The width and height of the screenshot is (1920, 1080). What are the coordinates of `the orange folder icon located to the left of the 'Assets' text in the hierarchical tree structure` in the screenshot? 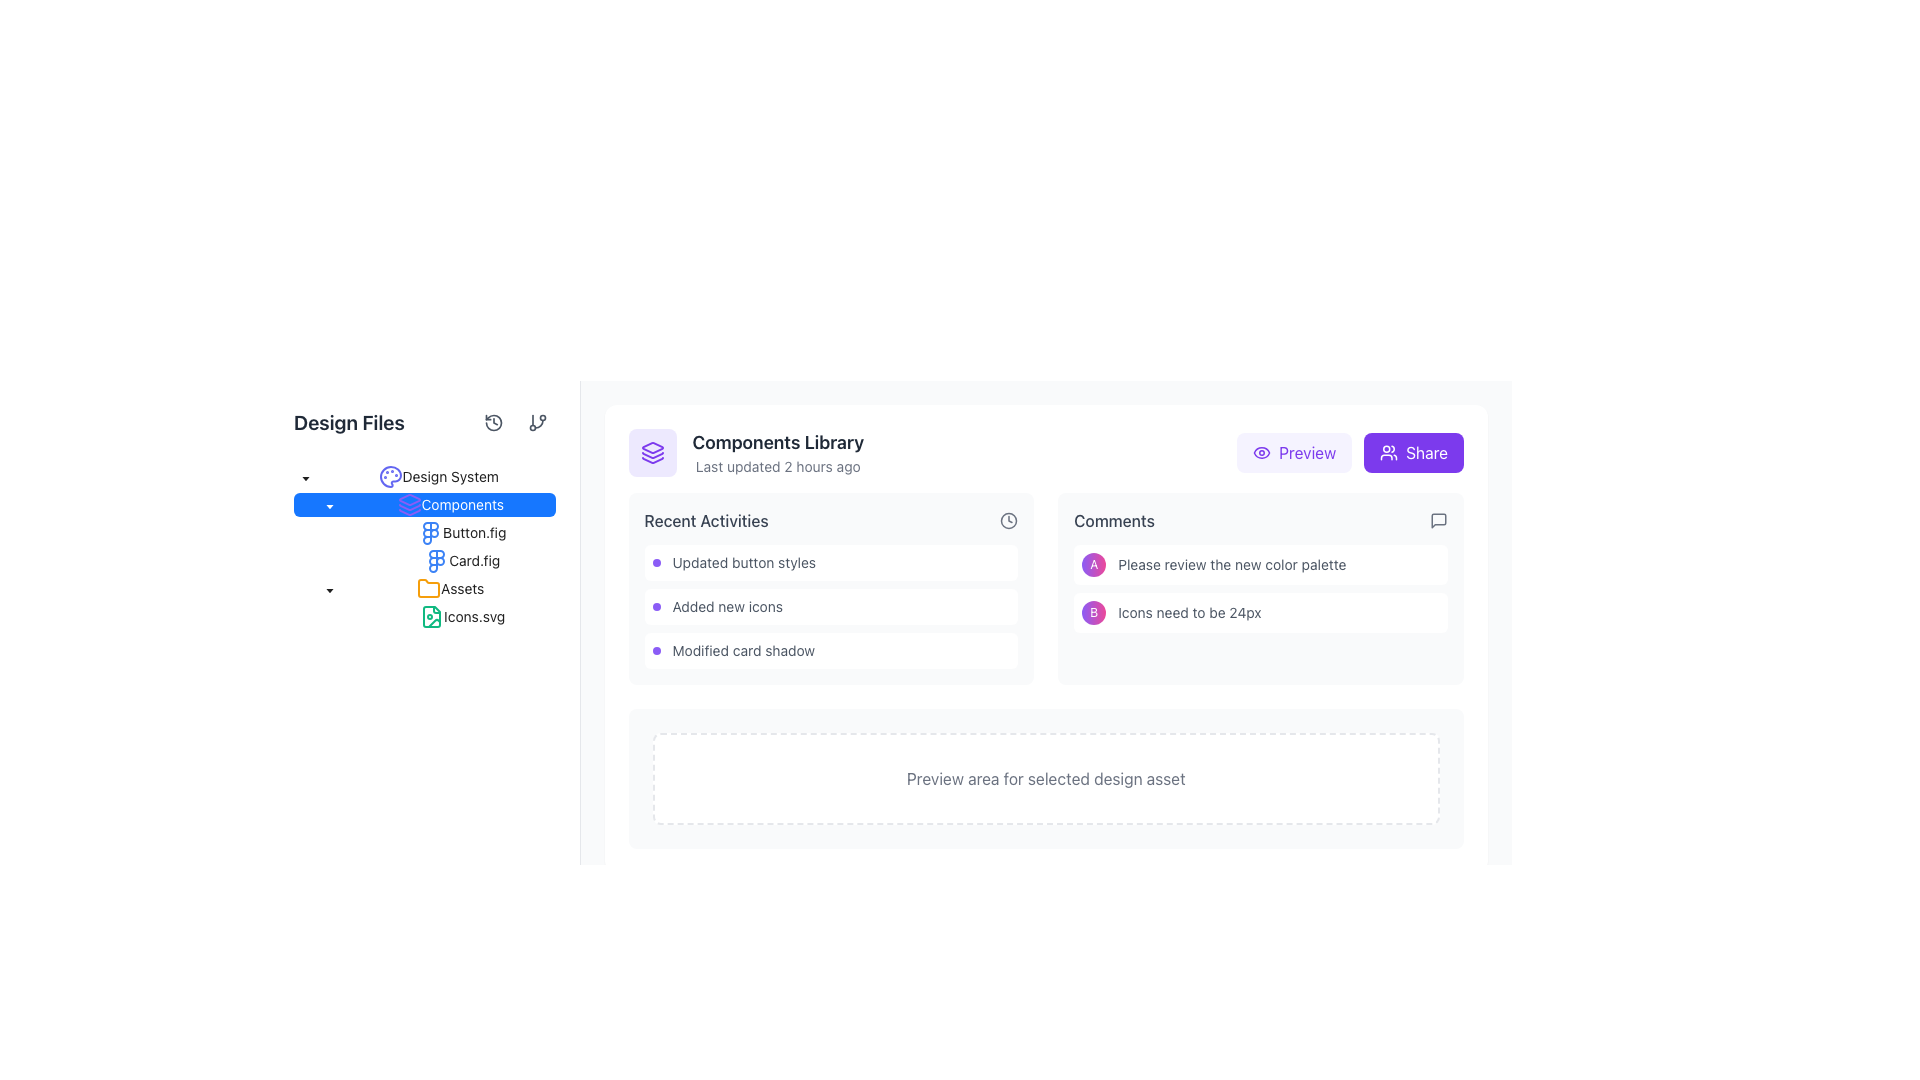 It's located at (428, 588).